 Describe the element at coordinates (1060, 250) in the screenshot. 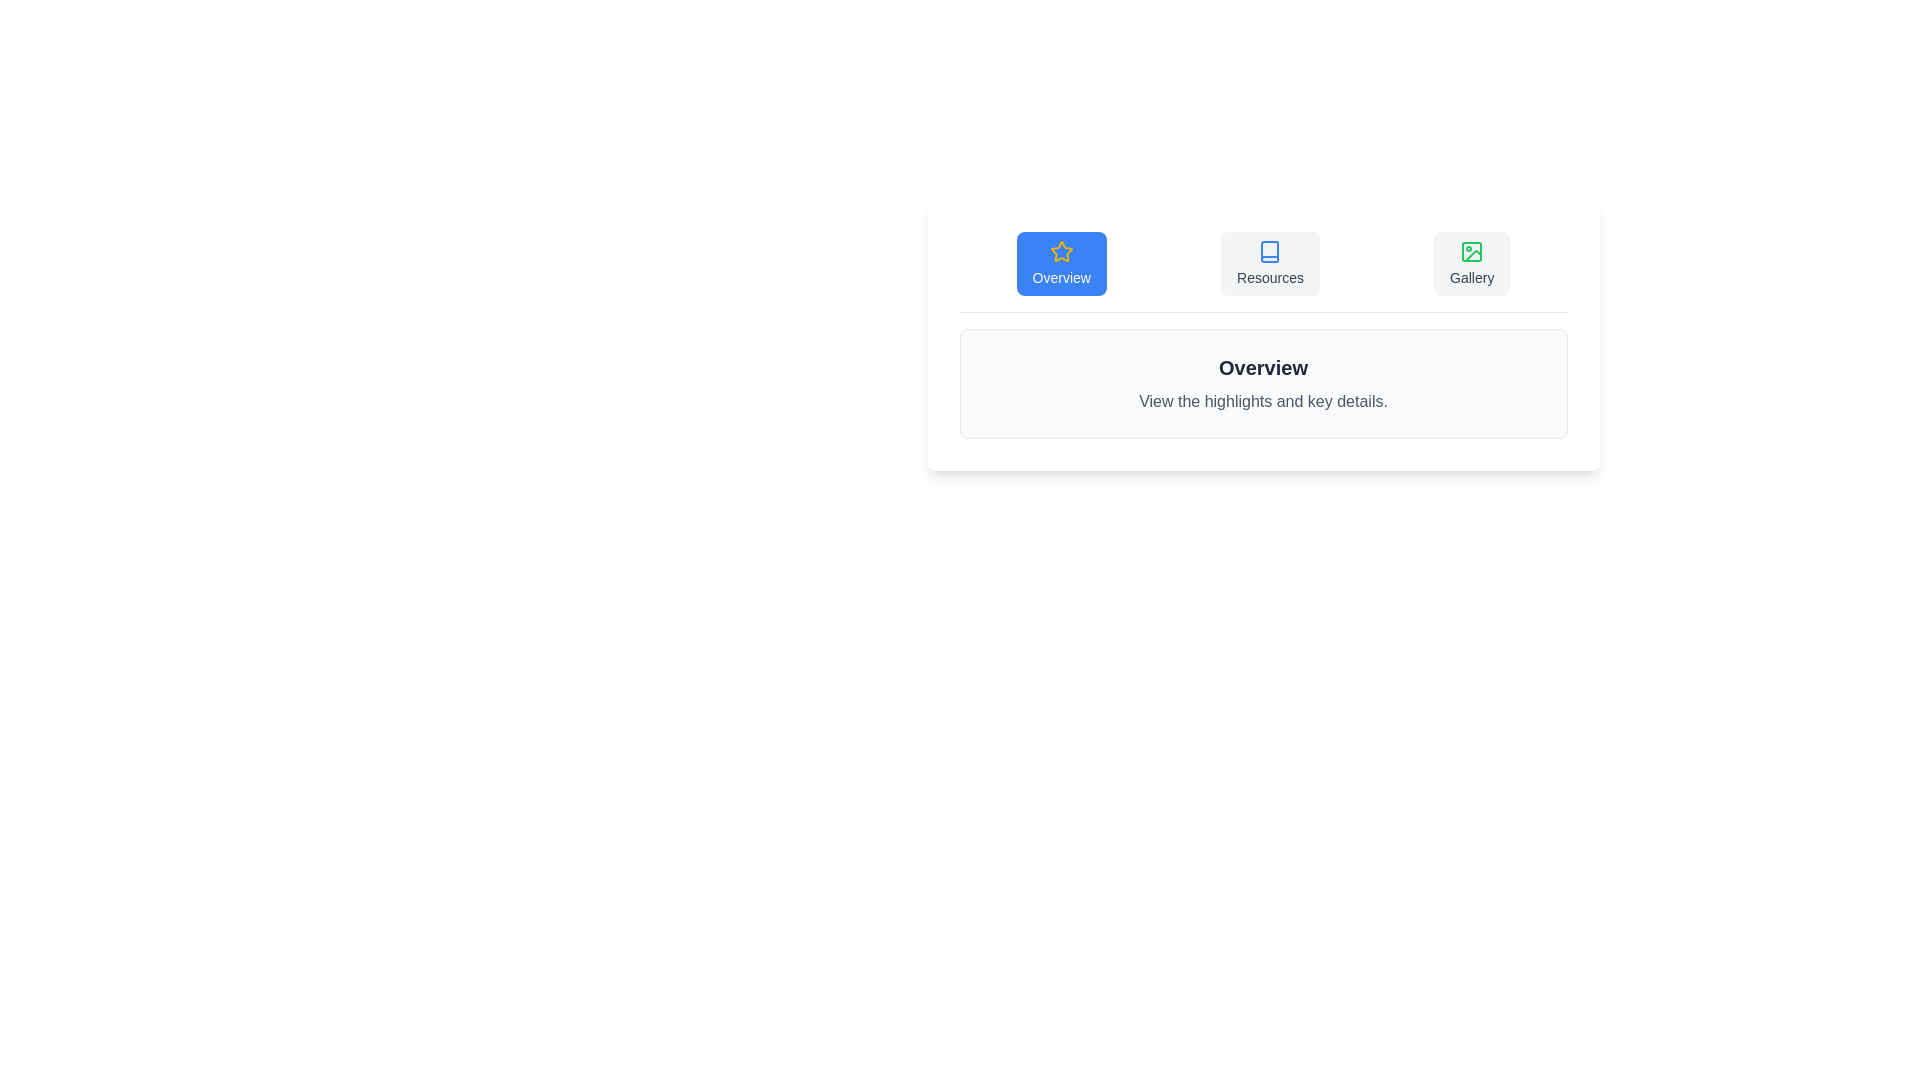

I see `the icon of the Overview tab` at that location.